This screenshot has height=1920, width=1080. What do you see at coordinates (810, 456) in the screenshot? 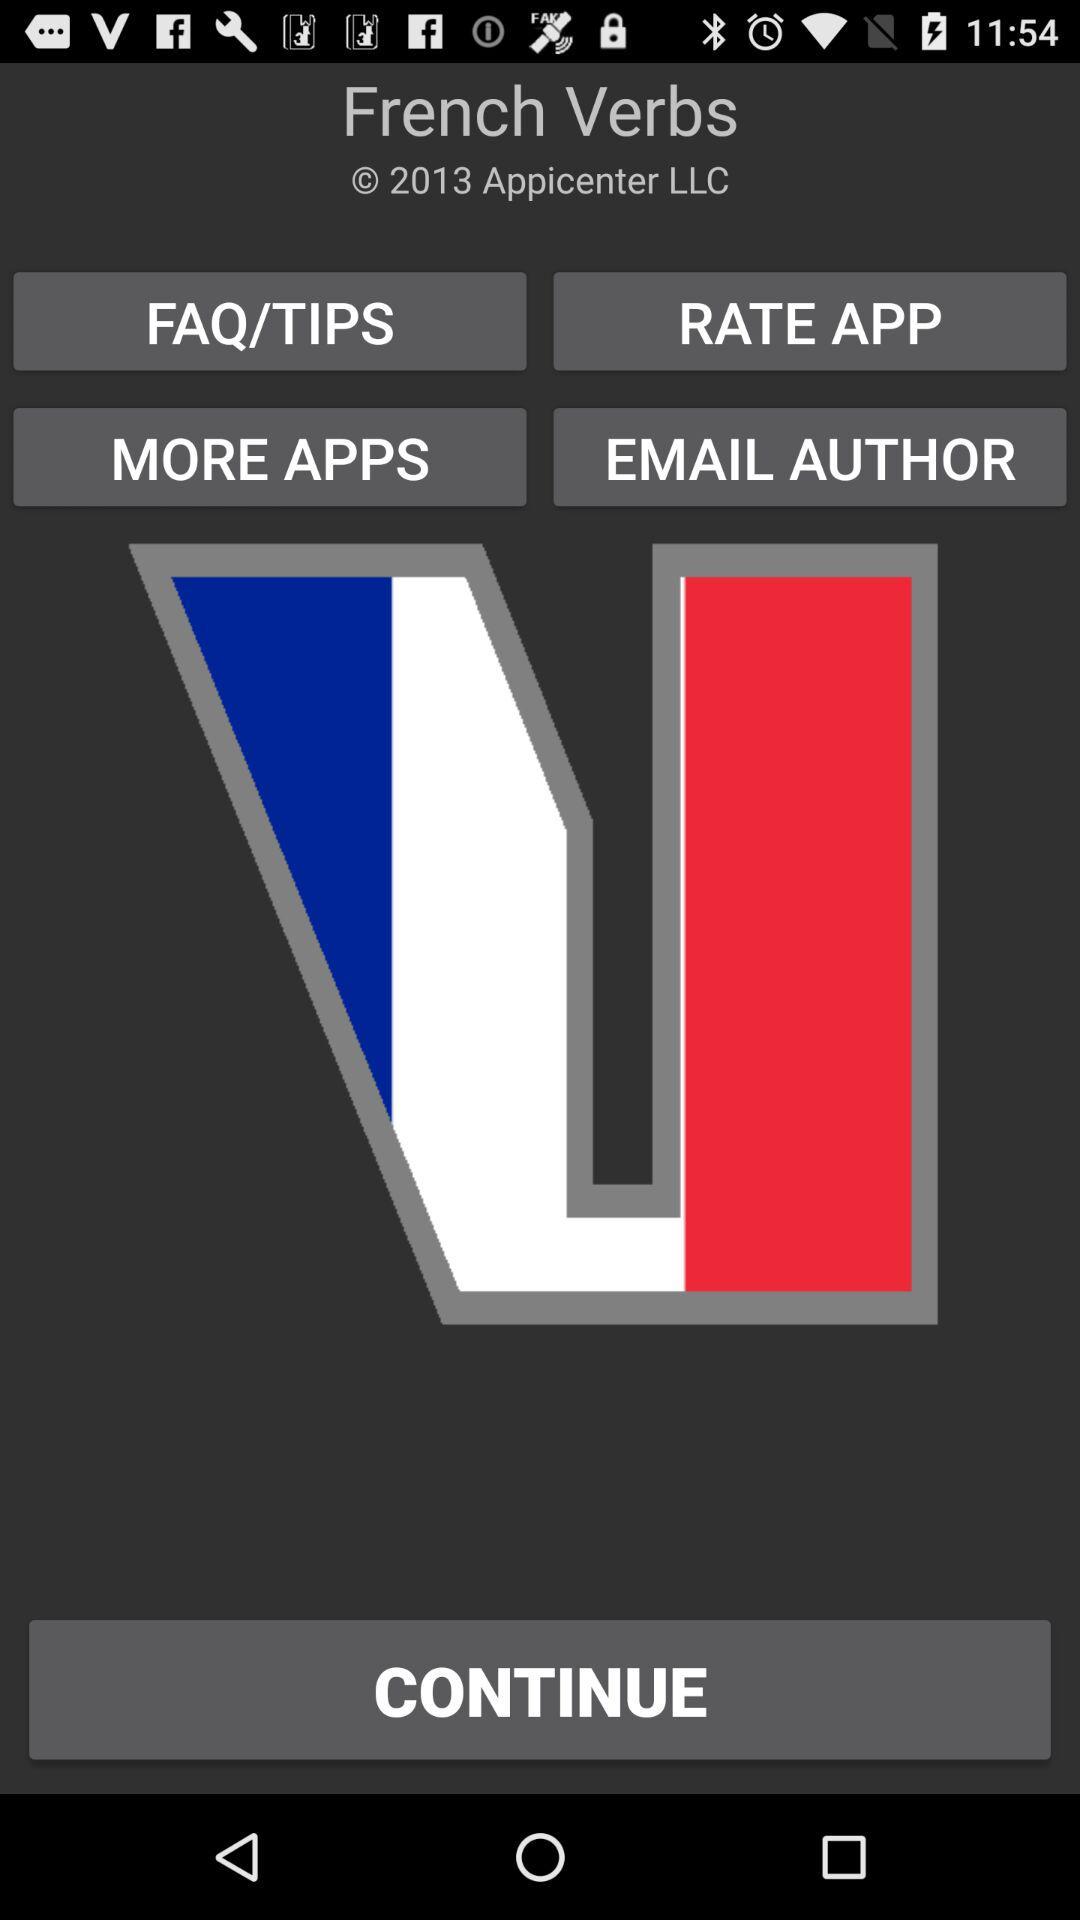
I see `button to the right of the faq/tips button` at bounding box center [810, 456].